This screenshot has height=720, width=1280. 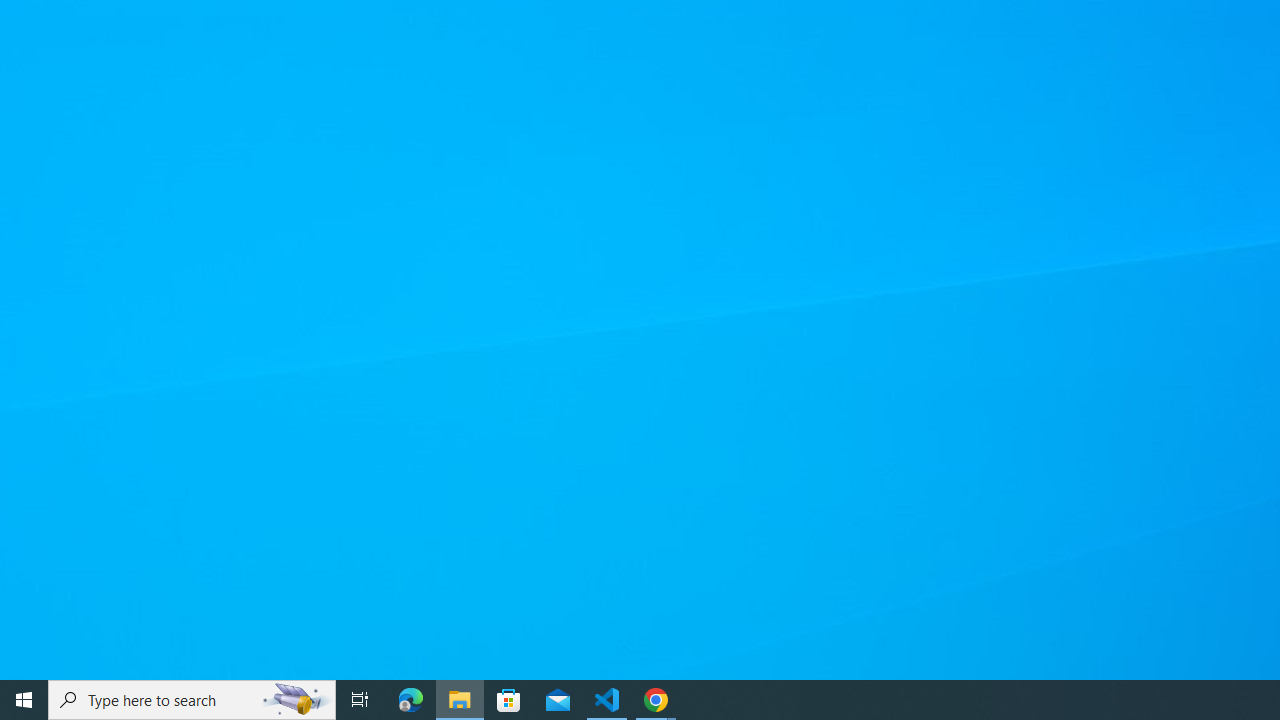 I want to click on 'Microsoft Edge', so click(x=410, y=698).